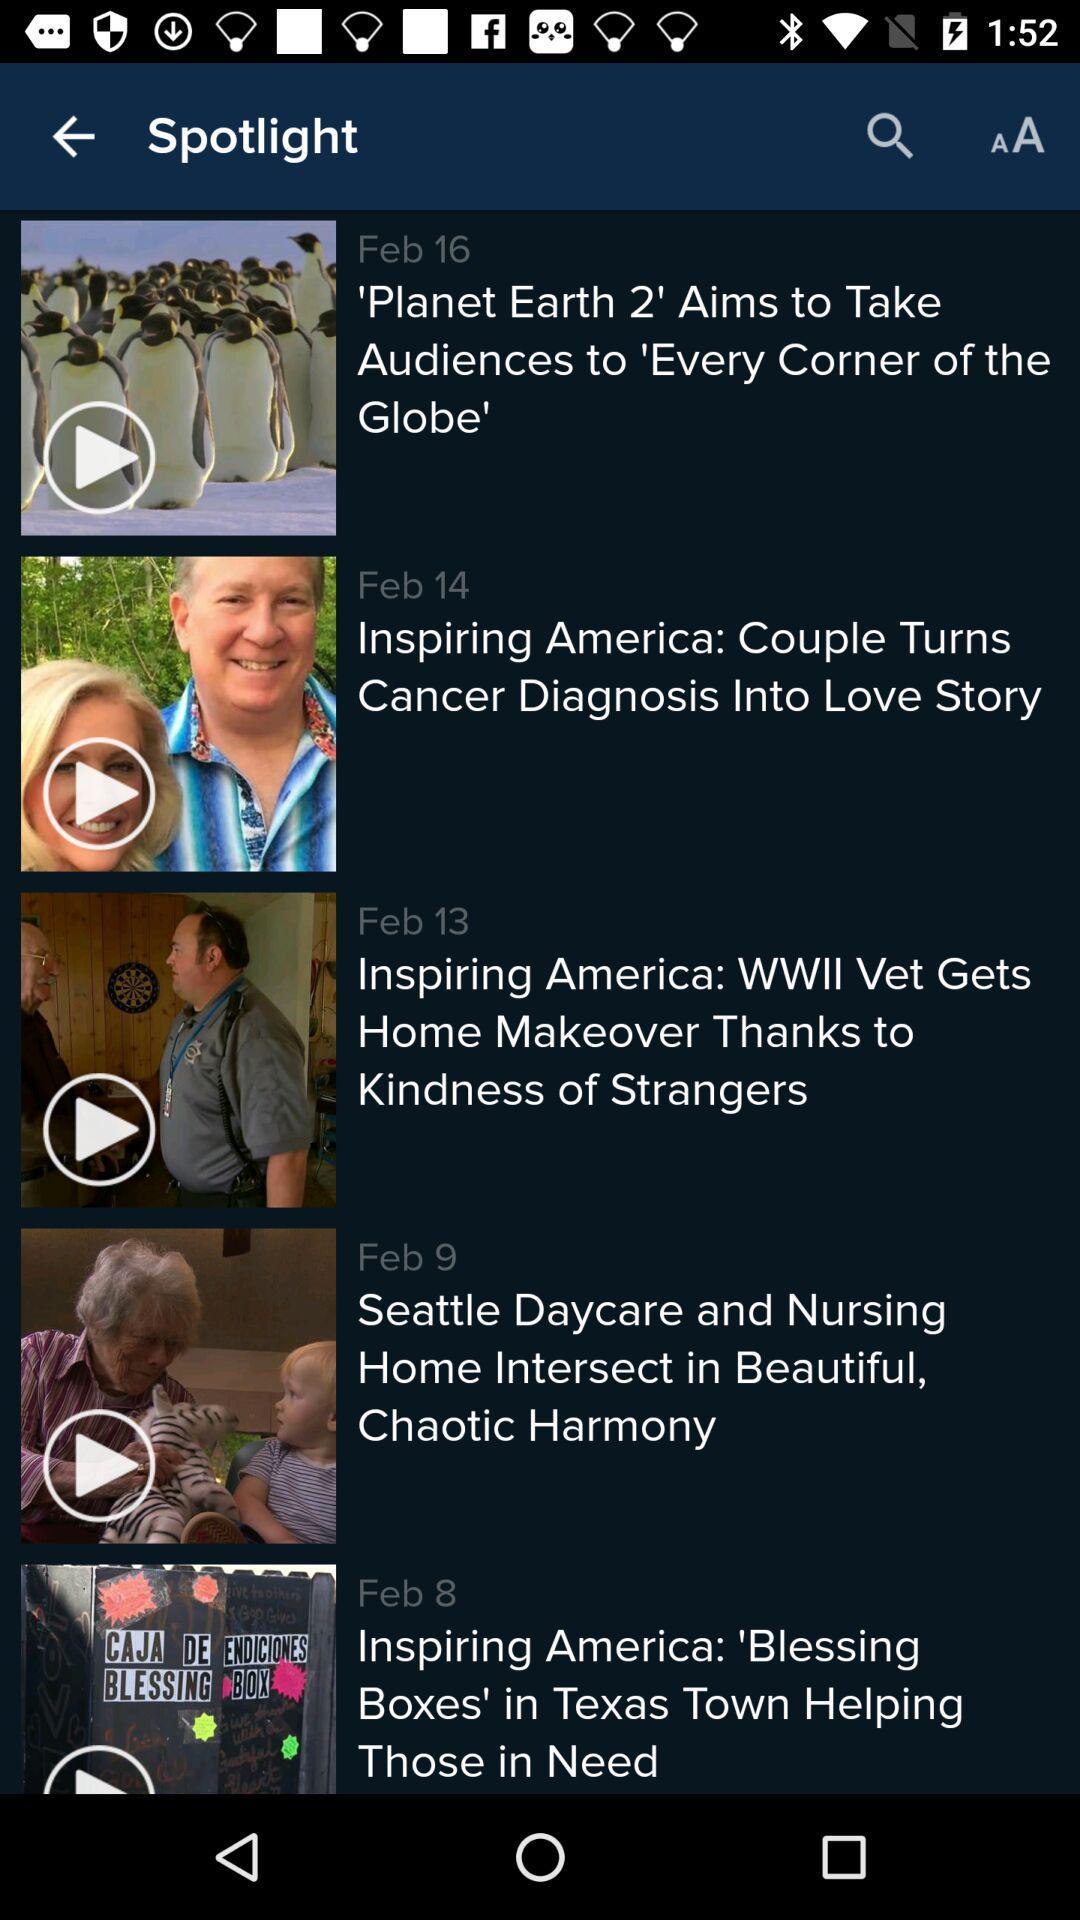 This screenshot has width=1080, height=1920. Describe the element at coordinates (890, 135) in the screenshot. I see `item next to the spotlight icon` at that location.